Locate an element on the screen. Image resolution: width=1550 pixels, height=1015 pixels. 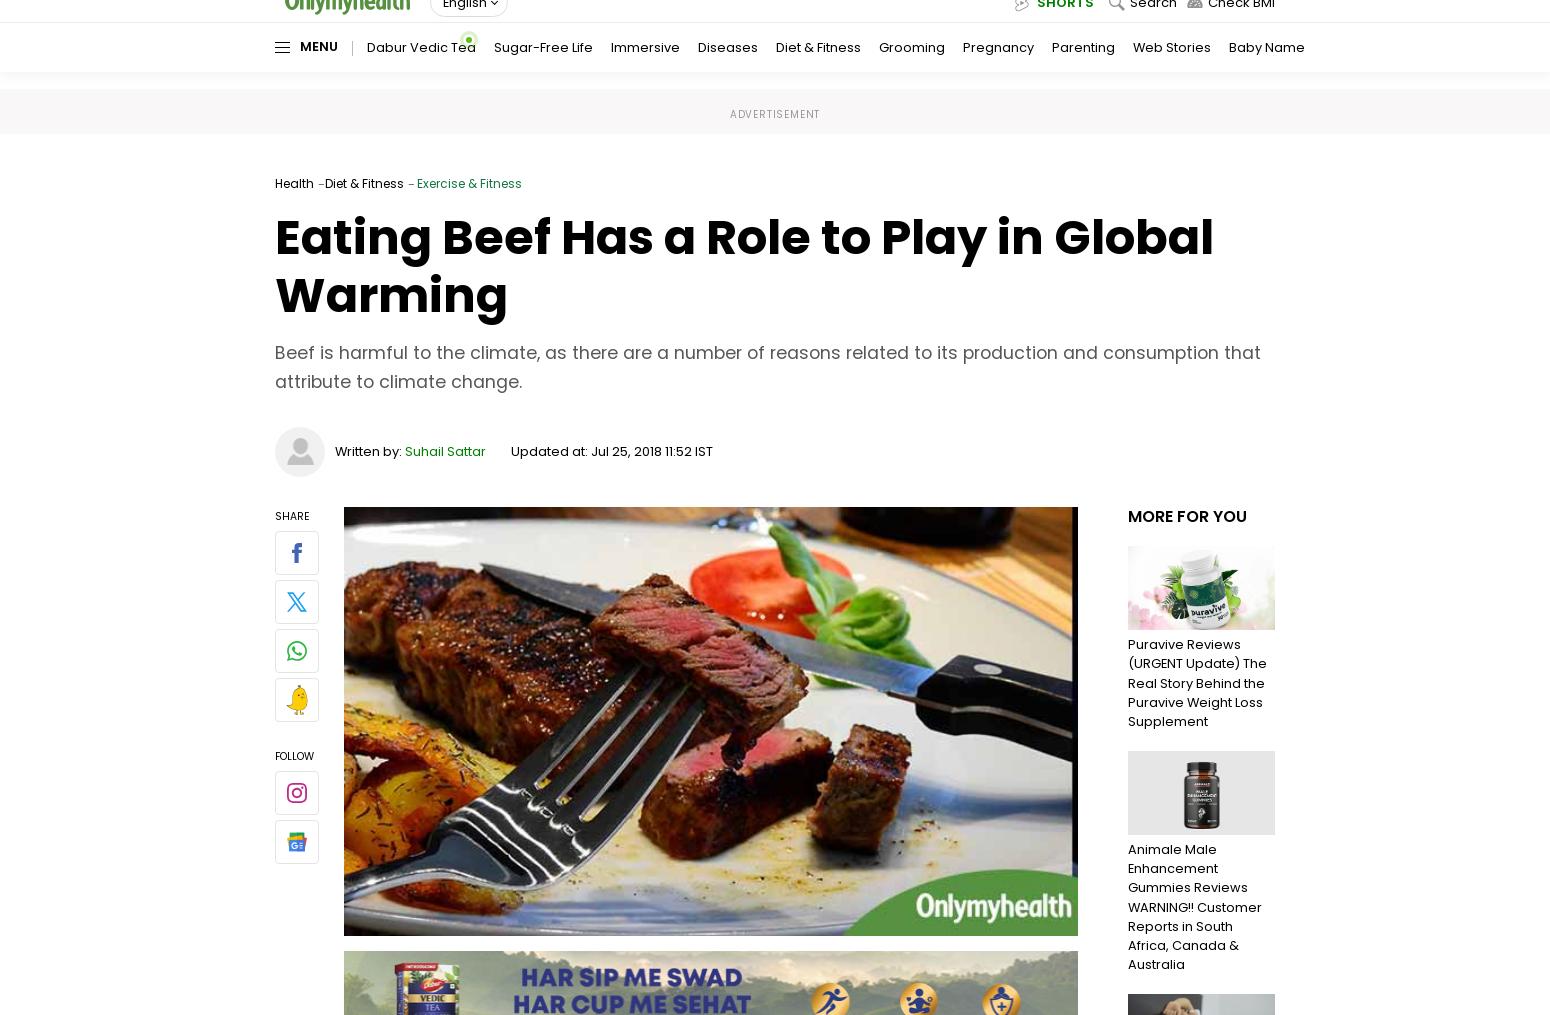
'Updated at: Jul 25, 2018 11:52 IST' is located at coordinates (611, 450).